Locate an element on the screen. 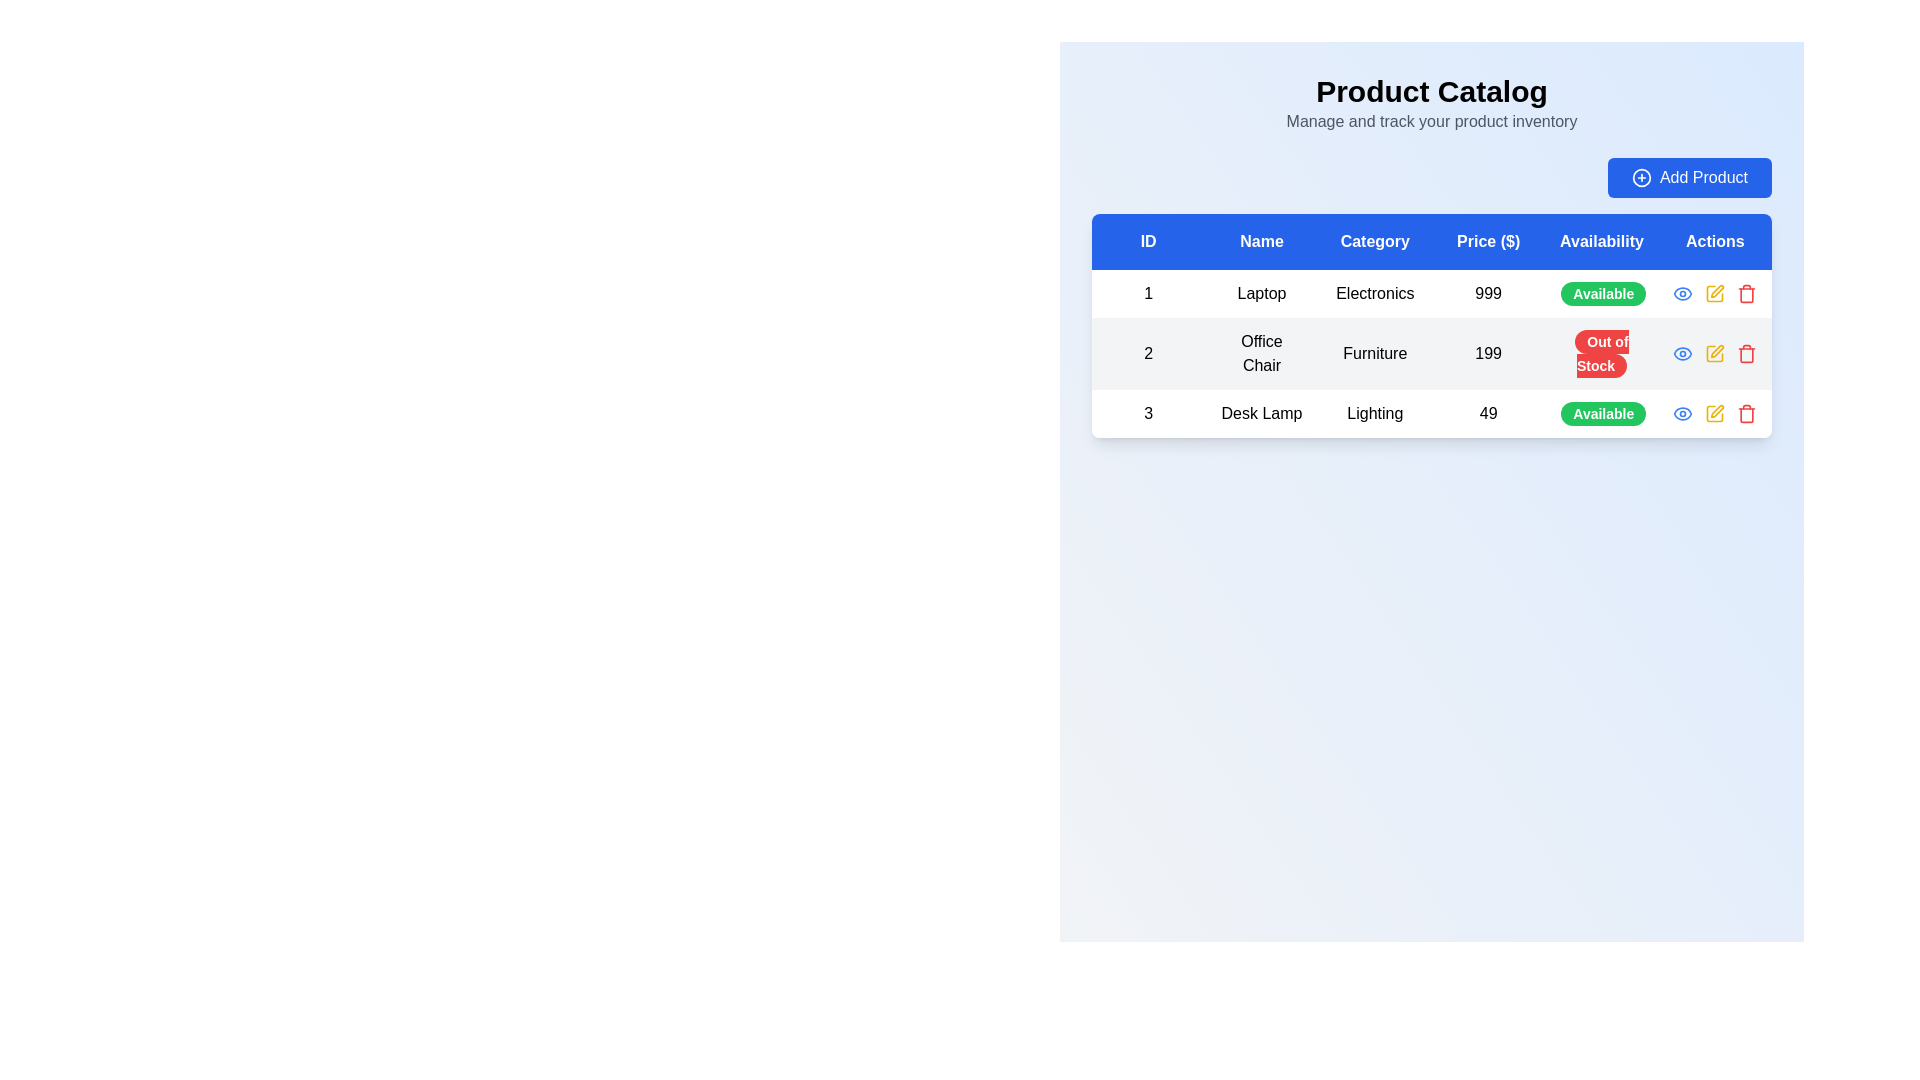 This screenshot has height=1080, width=1920. the 'edit' icon in the 'Actions' column for the 'Office Chair' item to initiate editing the associated row is located at coordinates (1716, 410).